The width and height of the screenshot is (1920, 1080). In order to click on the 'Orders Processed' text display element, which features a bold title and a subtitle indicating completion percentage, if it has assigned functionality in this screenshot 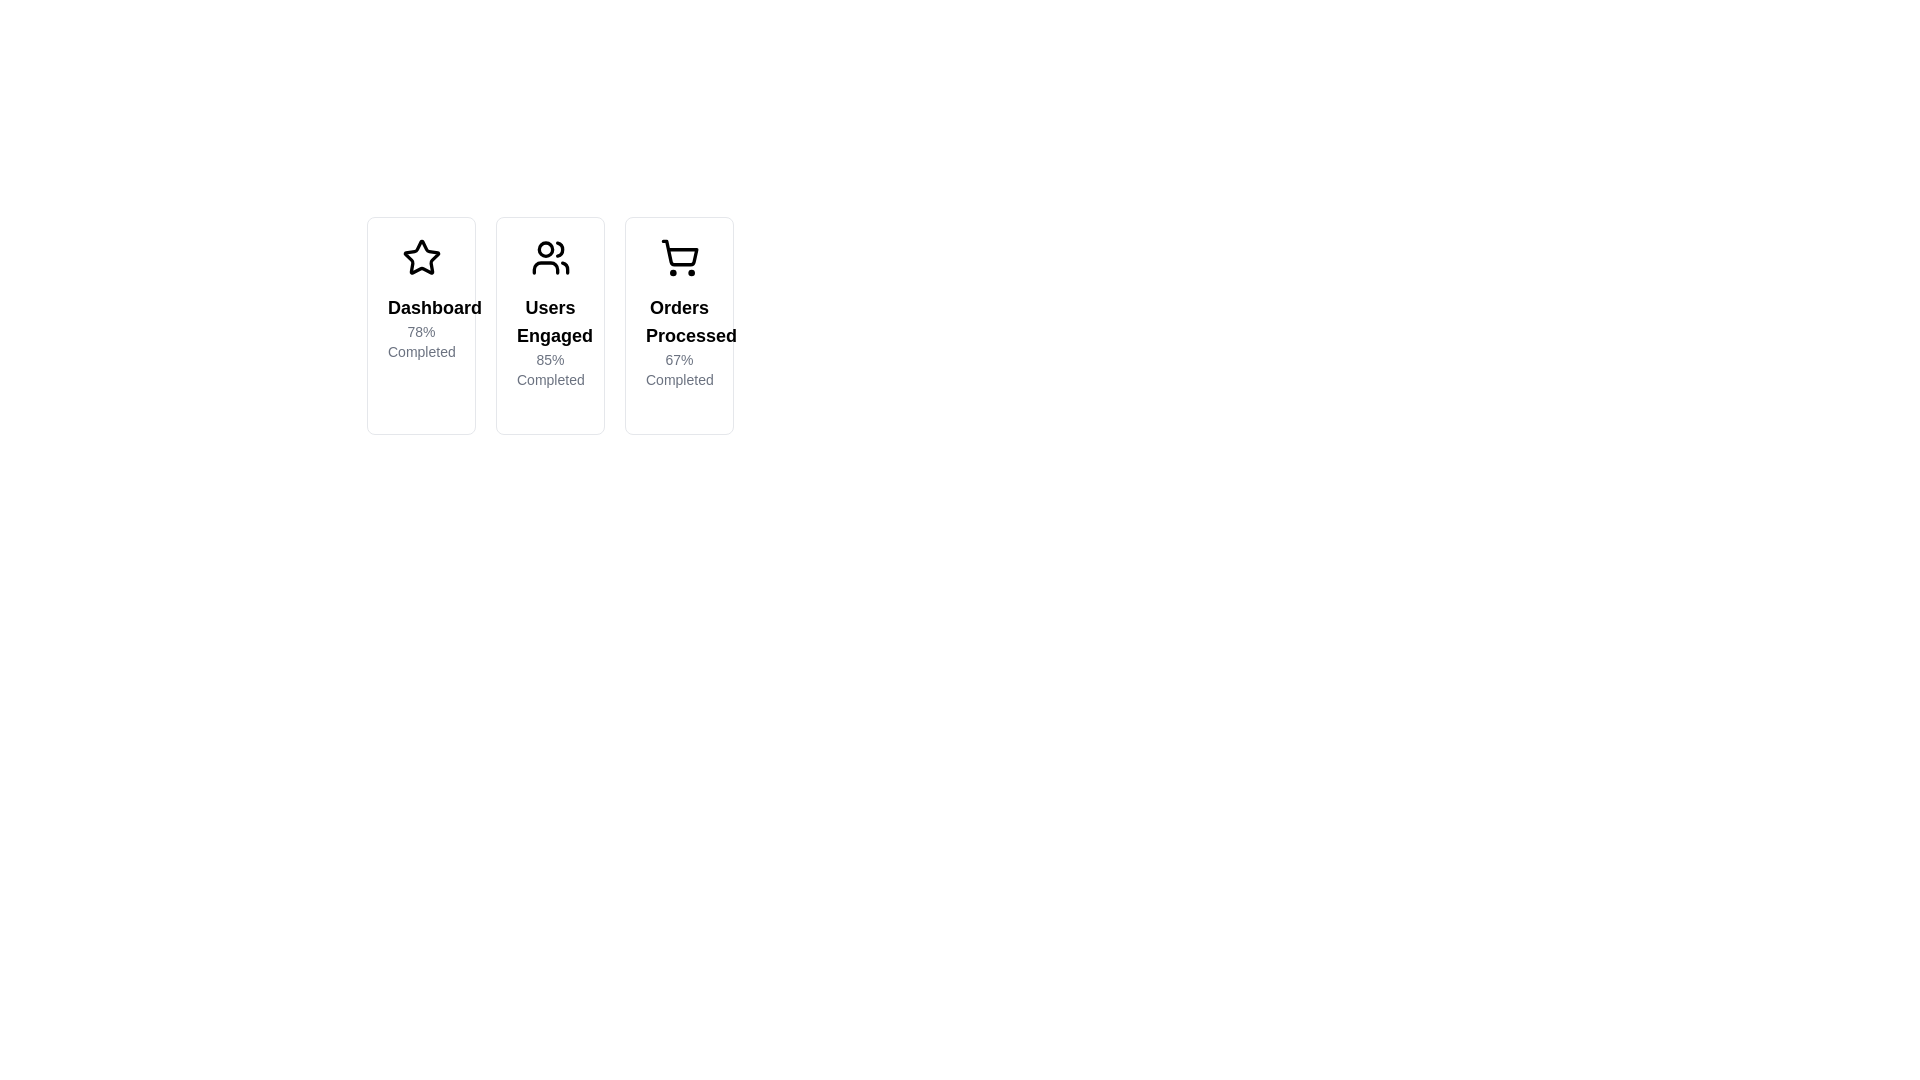, I will do `click(679, 341)`.